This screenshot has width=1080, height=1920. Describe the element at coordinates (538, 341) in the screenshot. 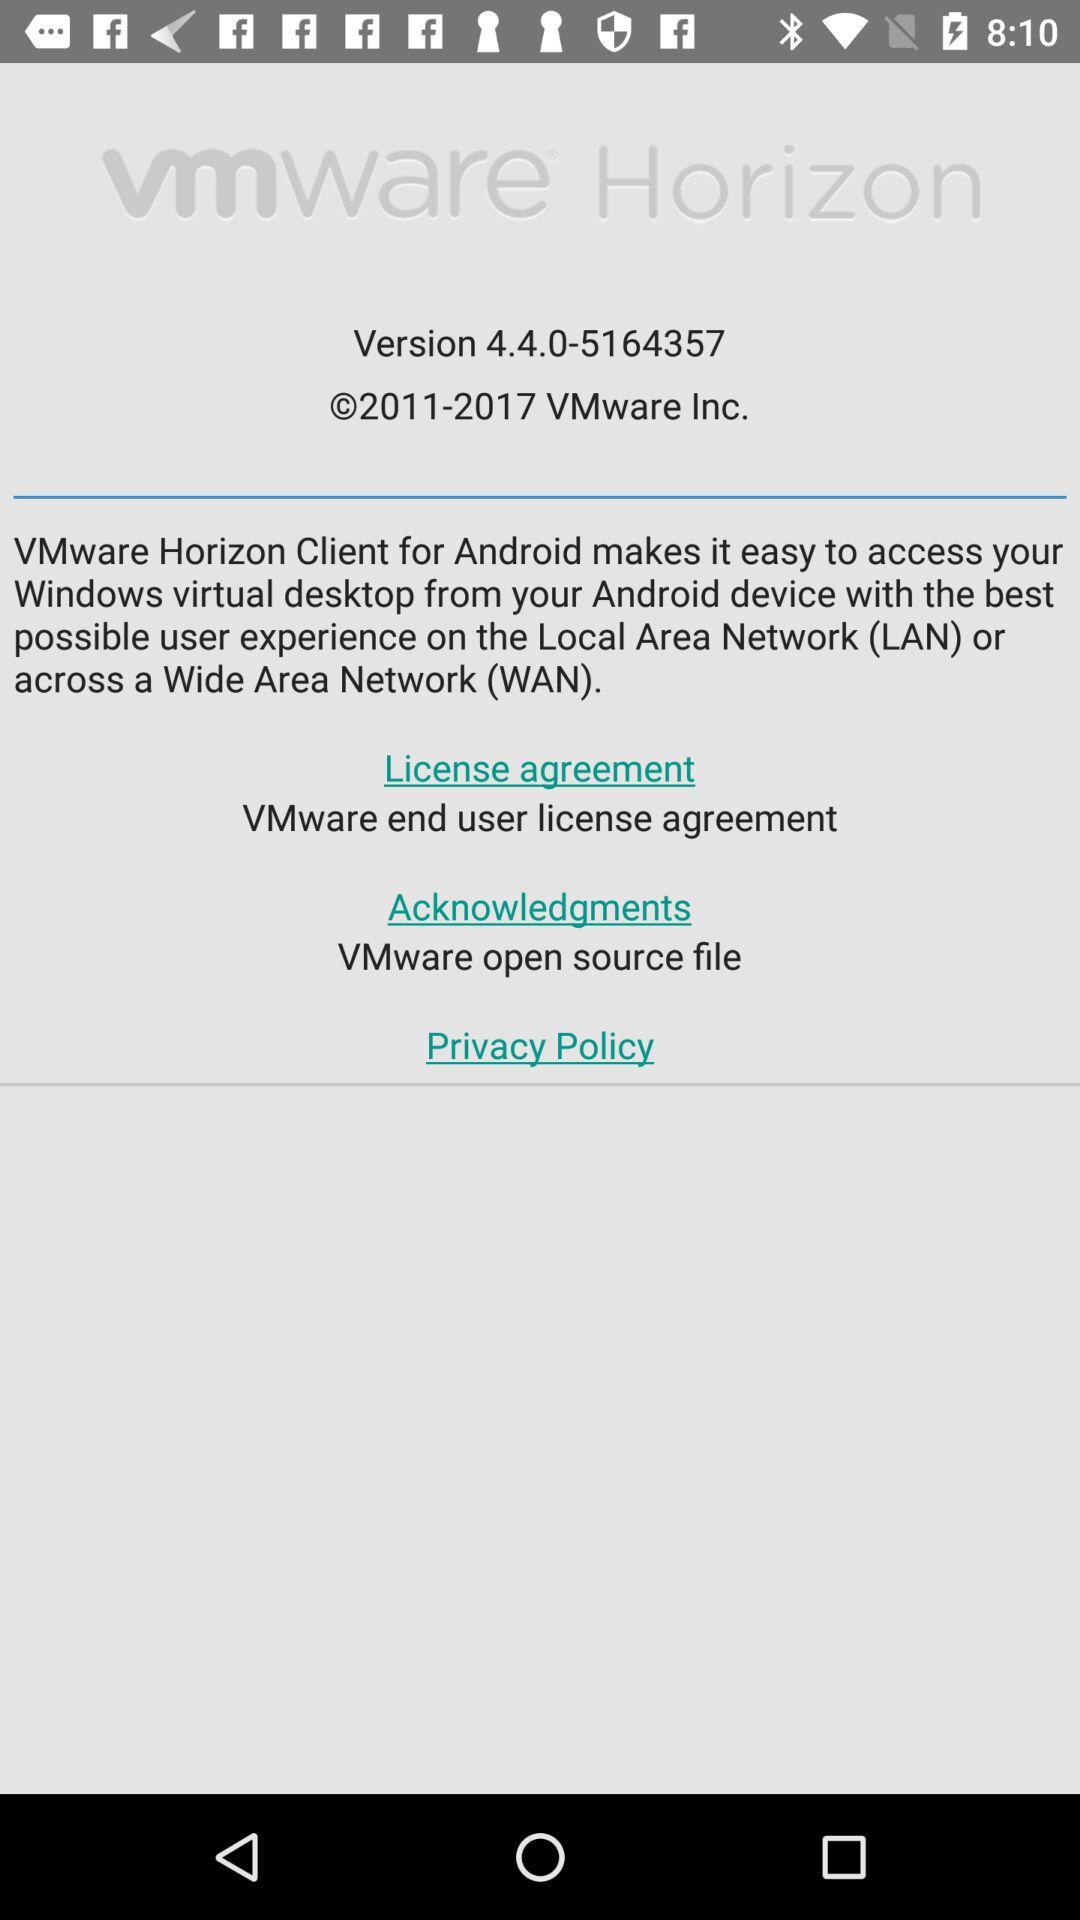

I see `version 4 4 item` at that location.